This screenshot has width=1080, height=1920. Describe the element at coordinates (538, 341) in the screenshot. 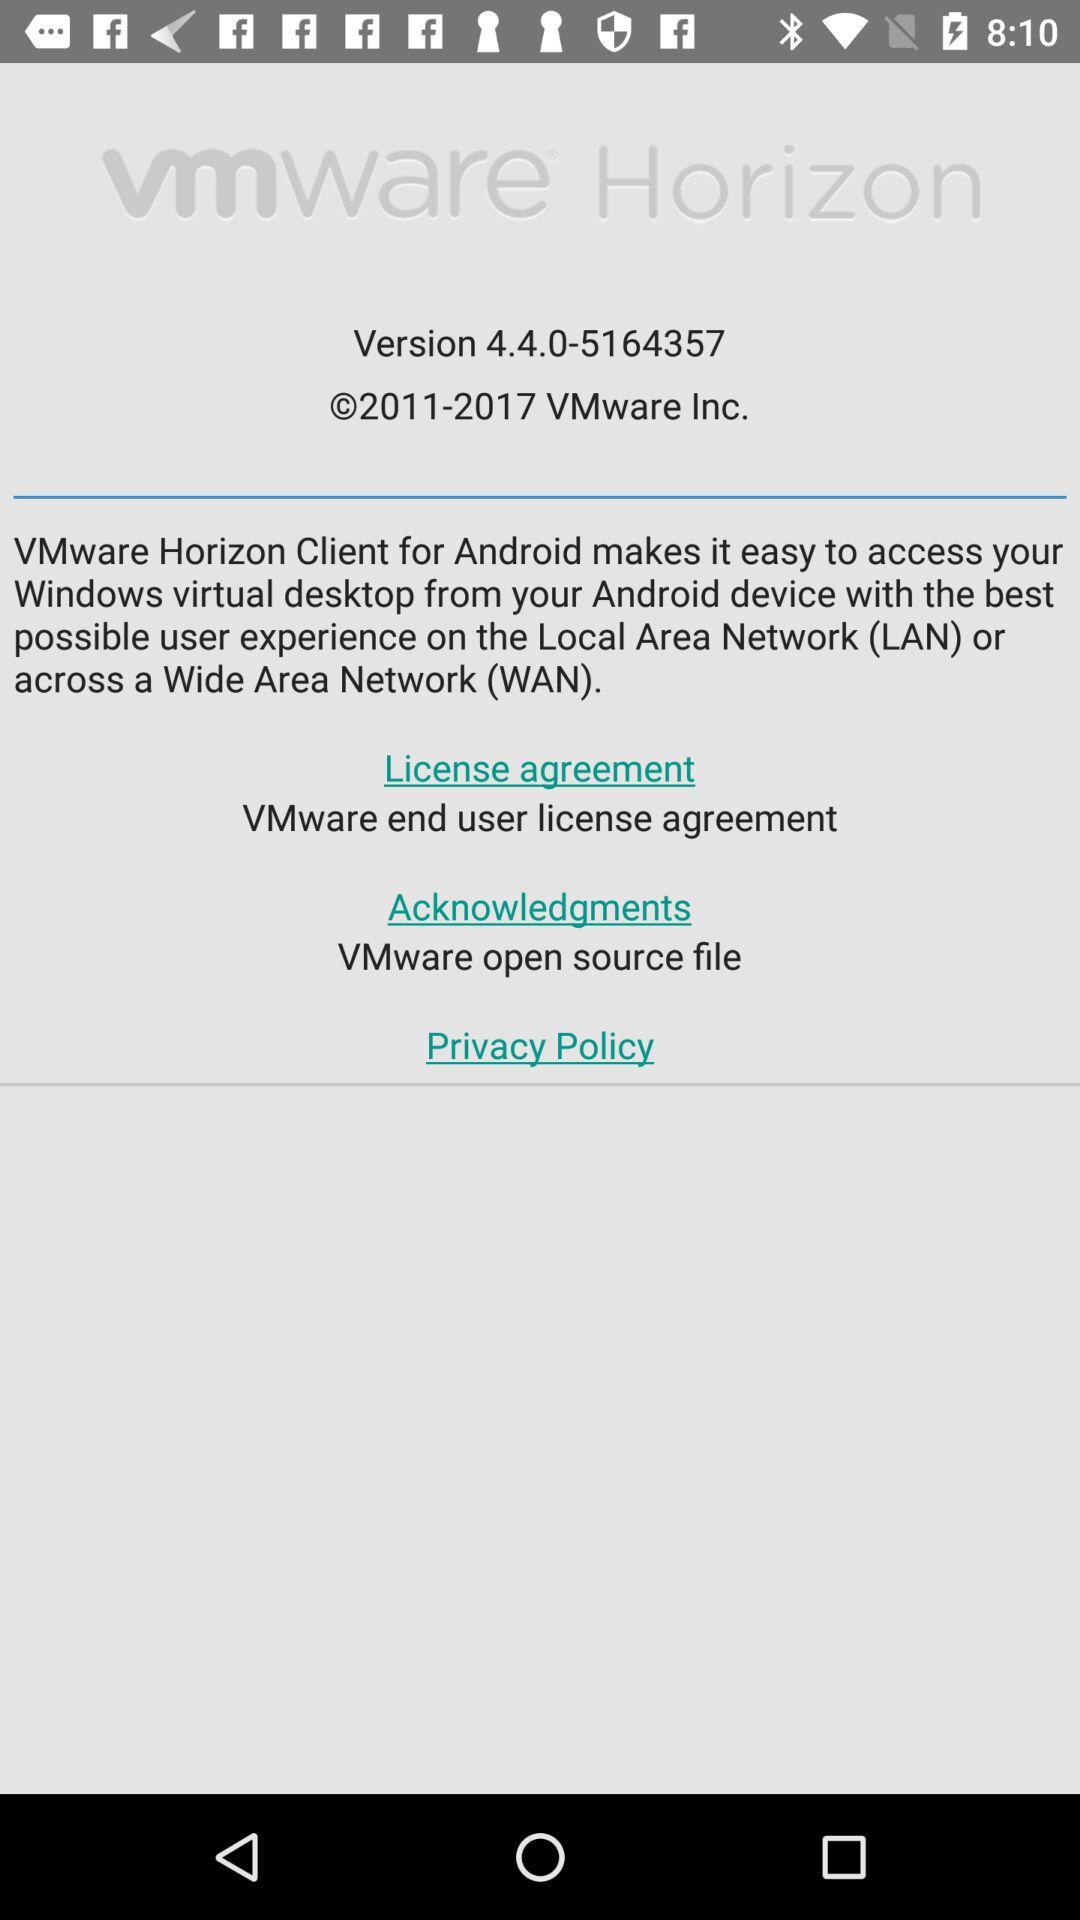

I see `version 4 4 item` at that location.